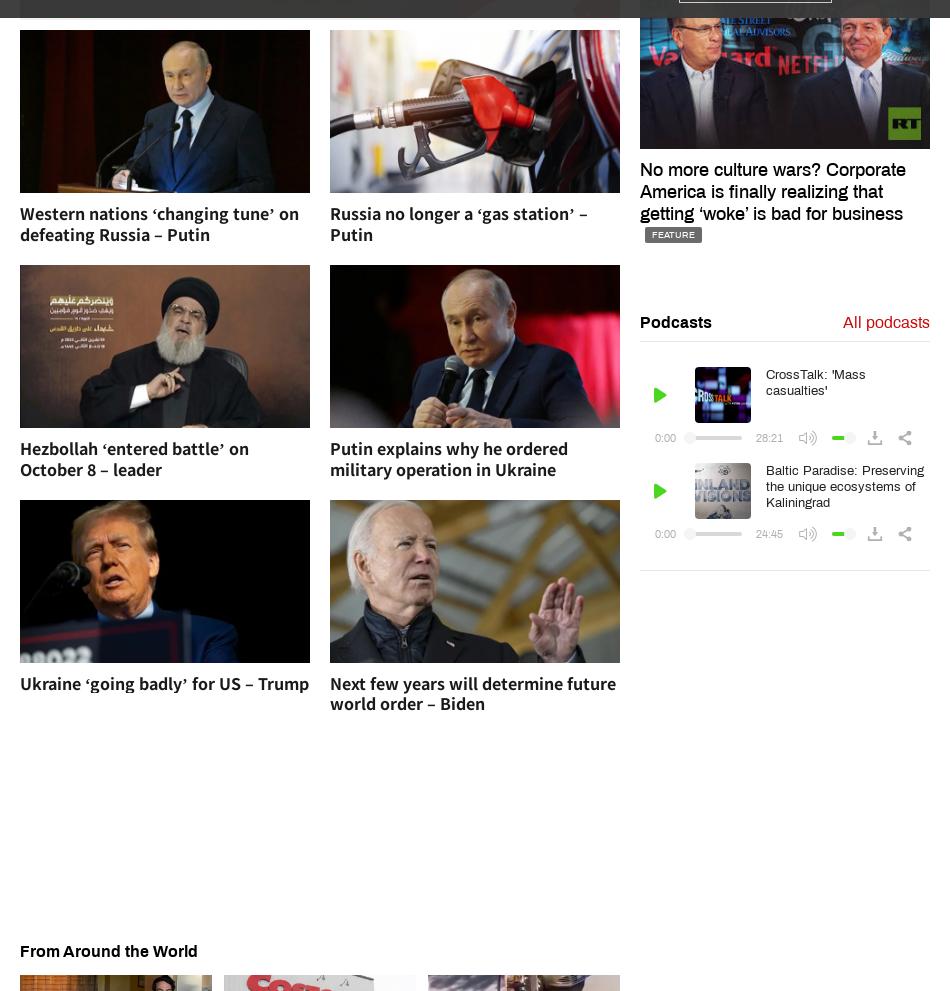 Image resolution: width=950 pixels, height=991 pixels. What do you see at coordinates (674, 321) in the screenshot?
I see `'Podcasts'` at bounding box center [674, 321].